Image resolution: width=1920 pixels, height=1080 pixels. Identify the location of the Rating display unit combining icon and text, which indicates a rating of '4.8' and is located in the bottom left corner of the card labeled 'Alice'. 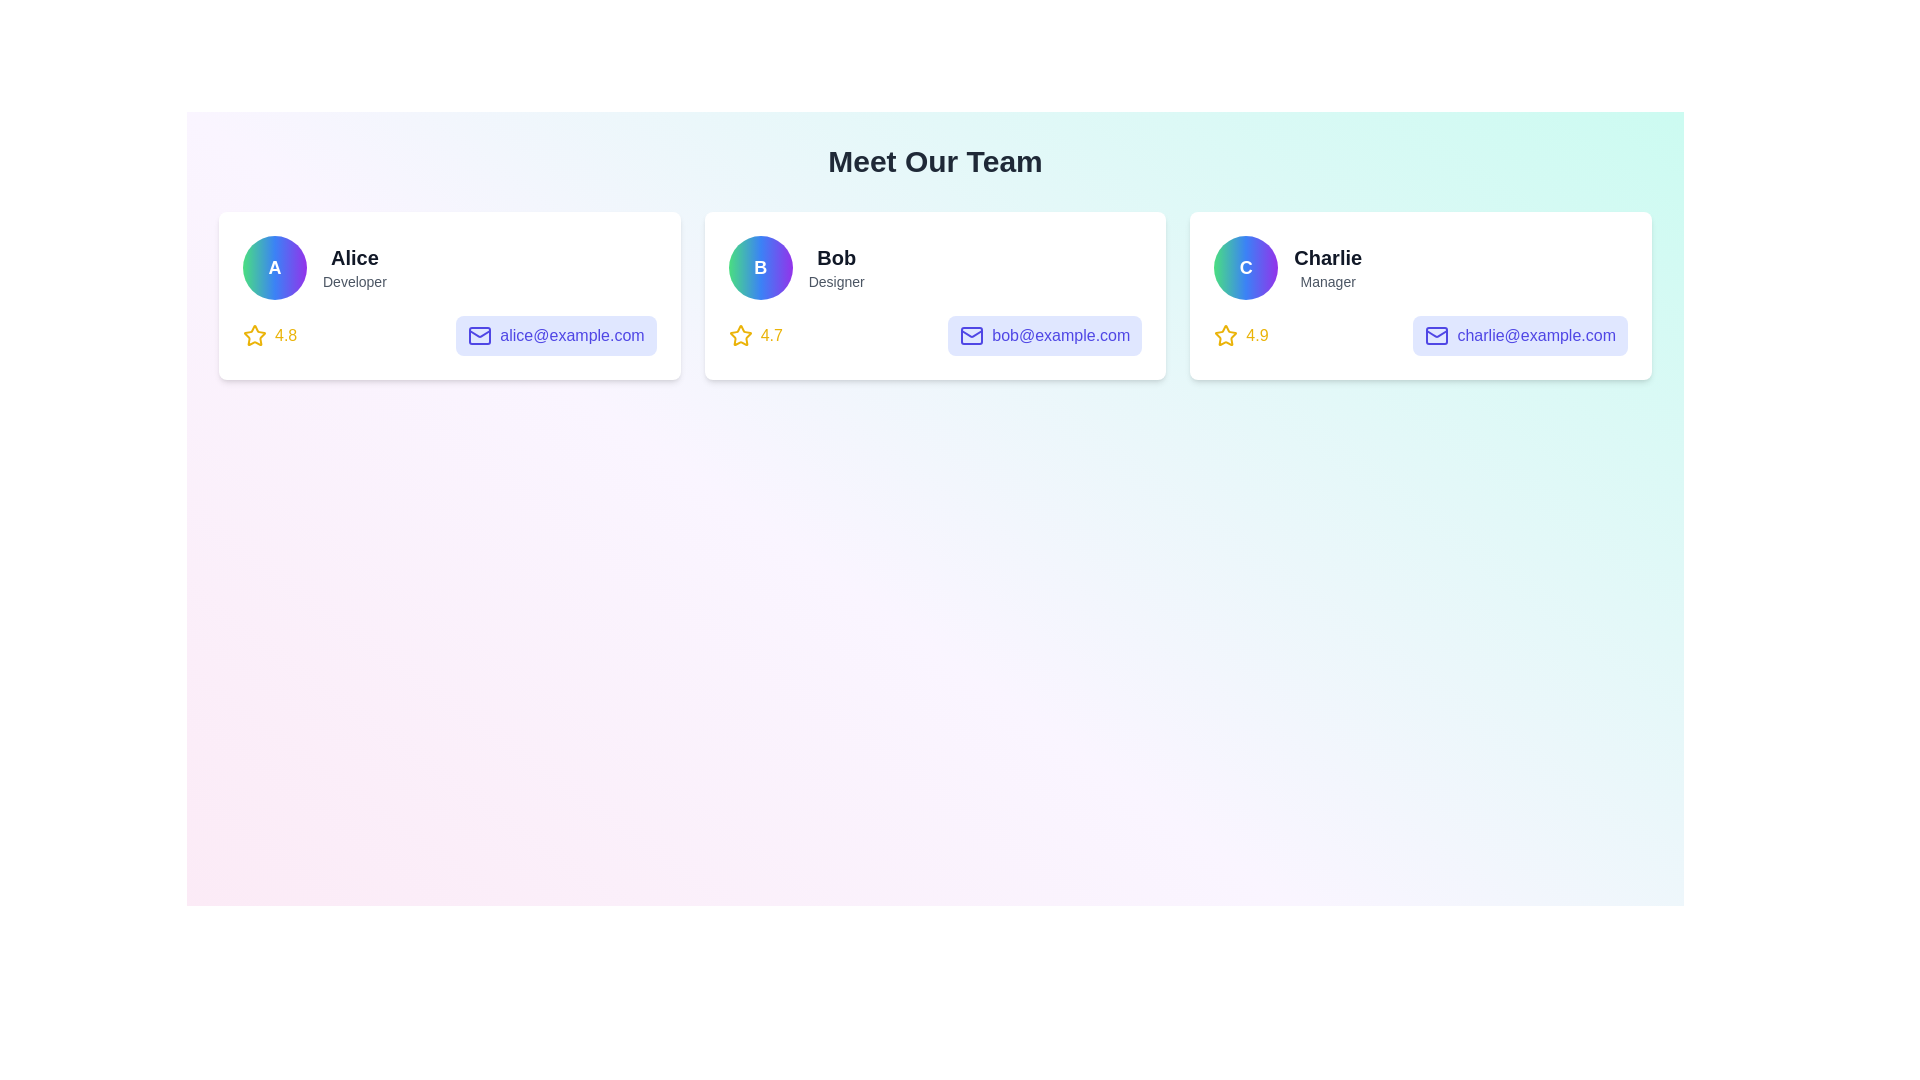
(269, 334).